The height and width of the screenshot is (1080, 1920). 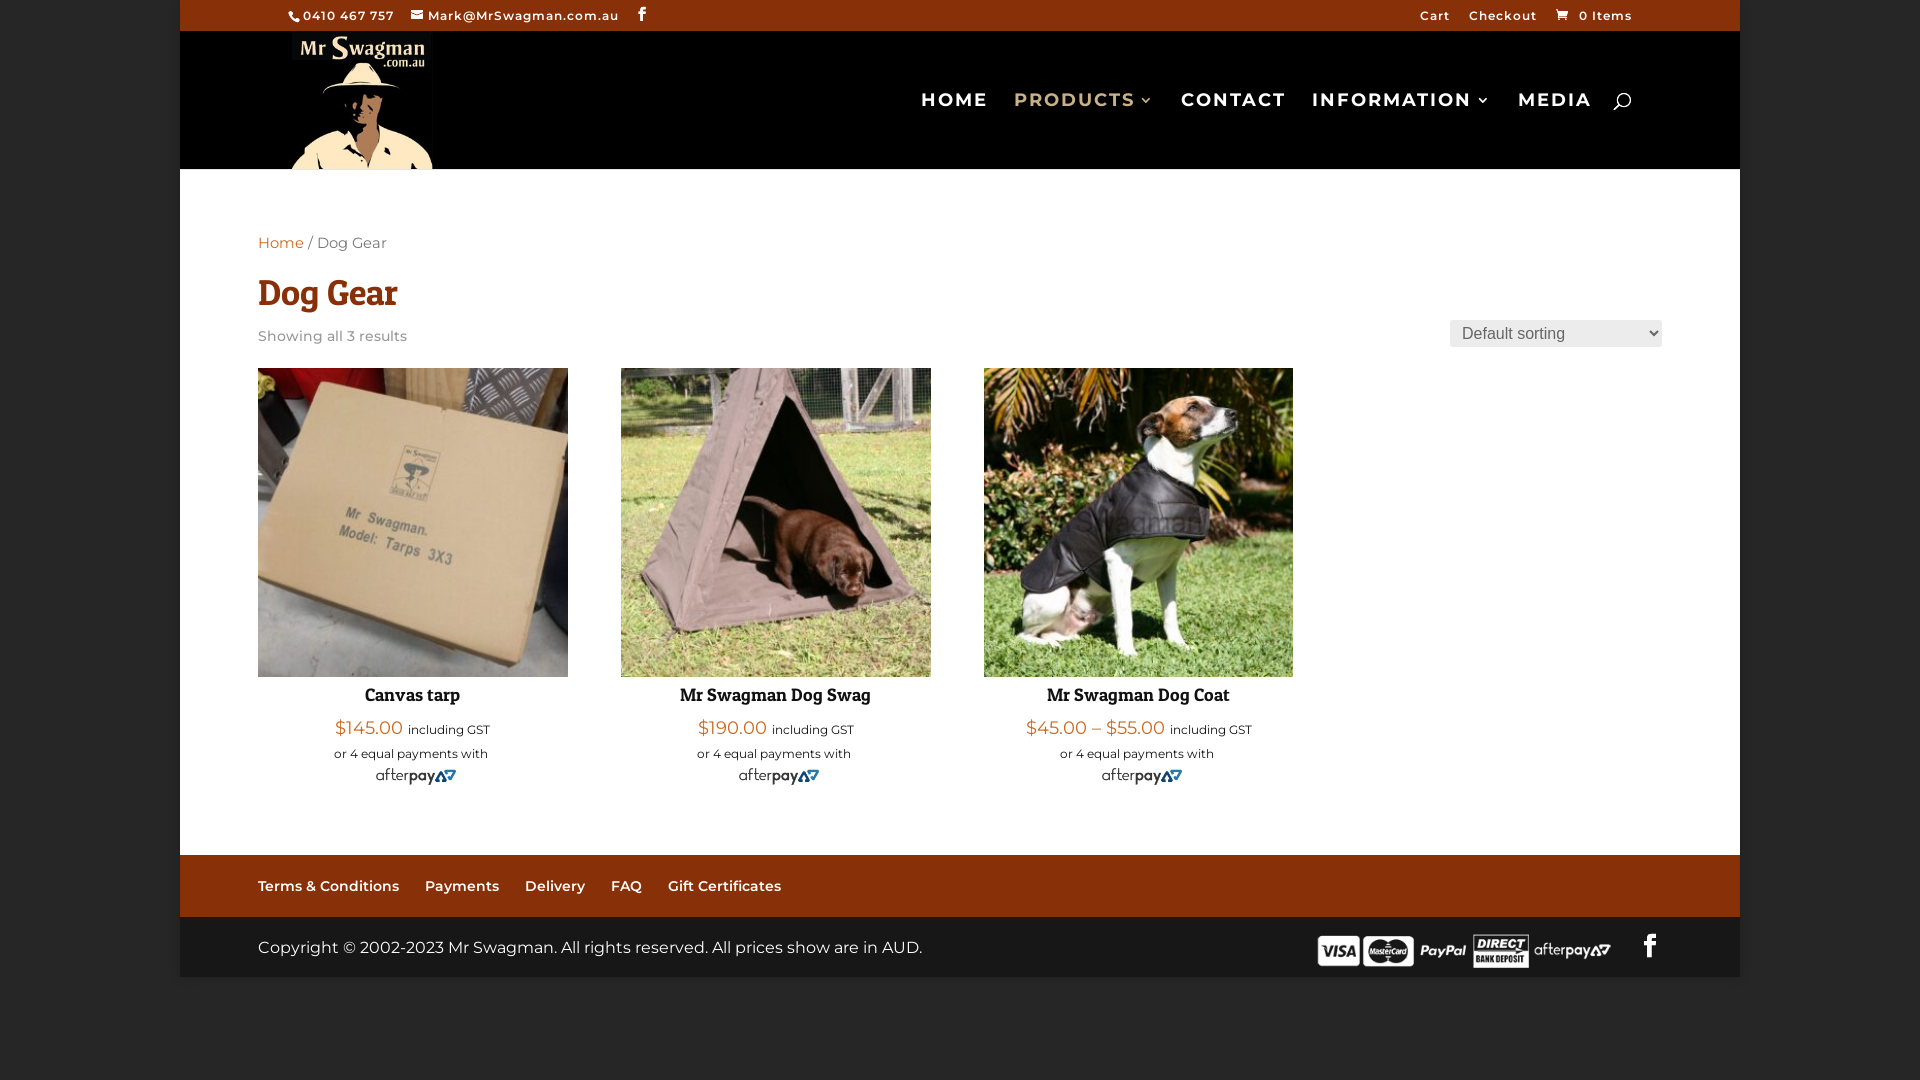 What do you see at coordinates (1502, 20) in the screenshot?
I see `'Checkout'` at bounding box center [1502, 20].